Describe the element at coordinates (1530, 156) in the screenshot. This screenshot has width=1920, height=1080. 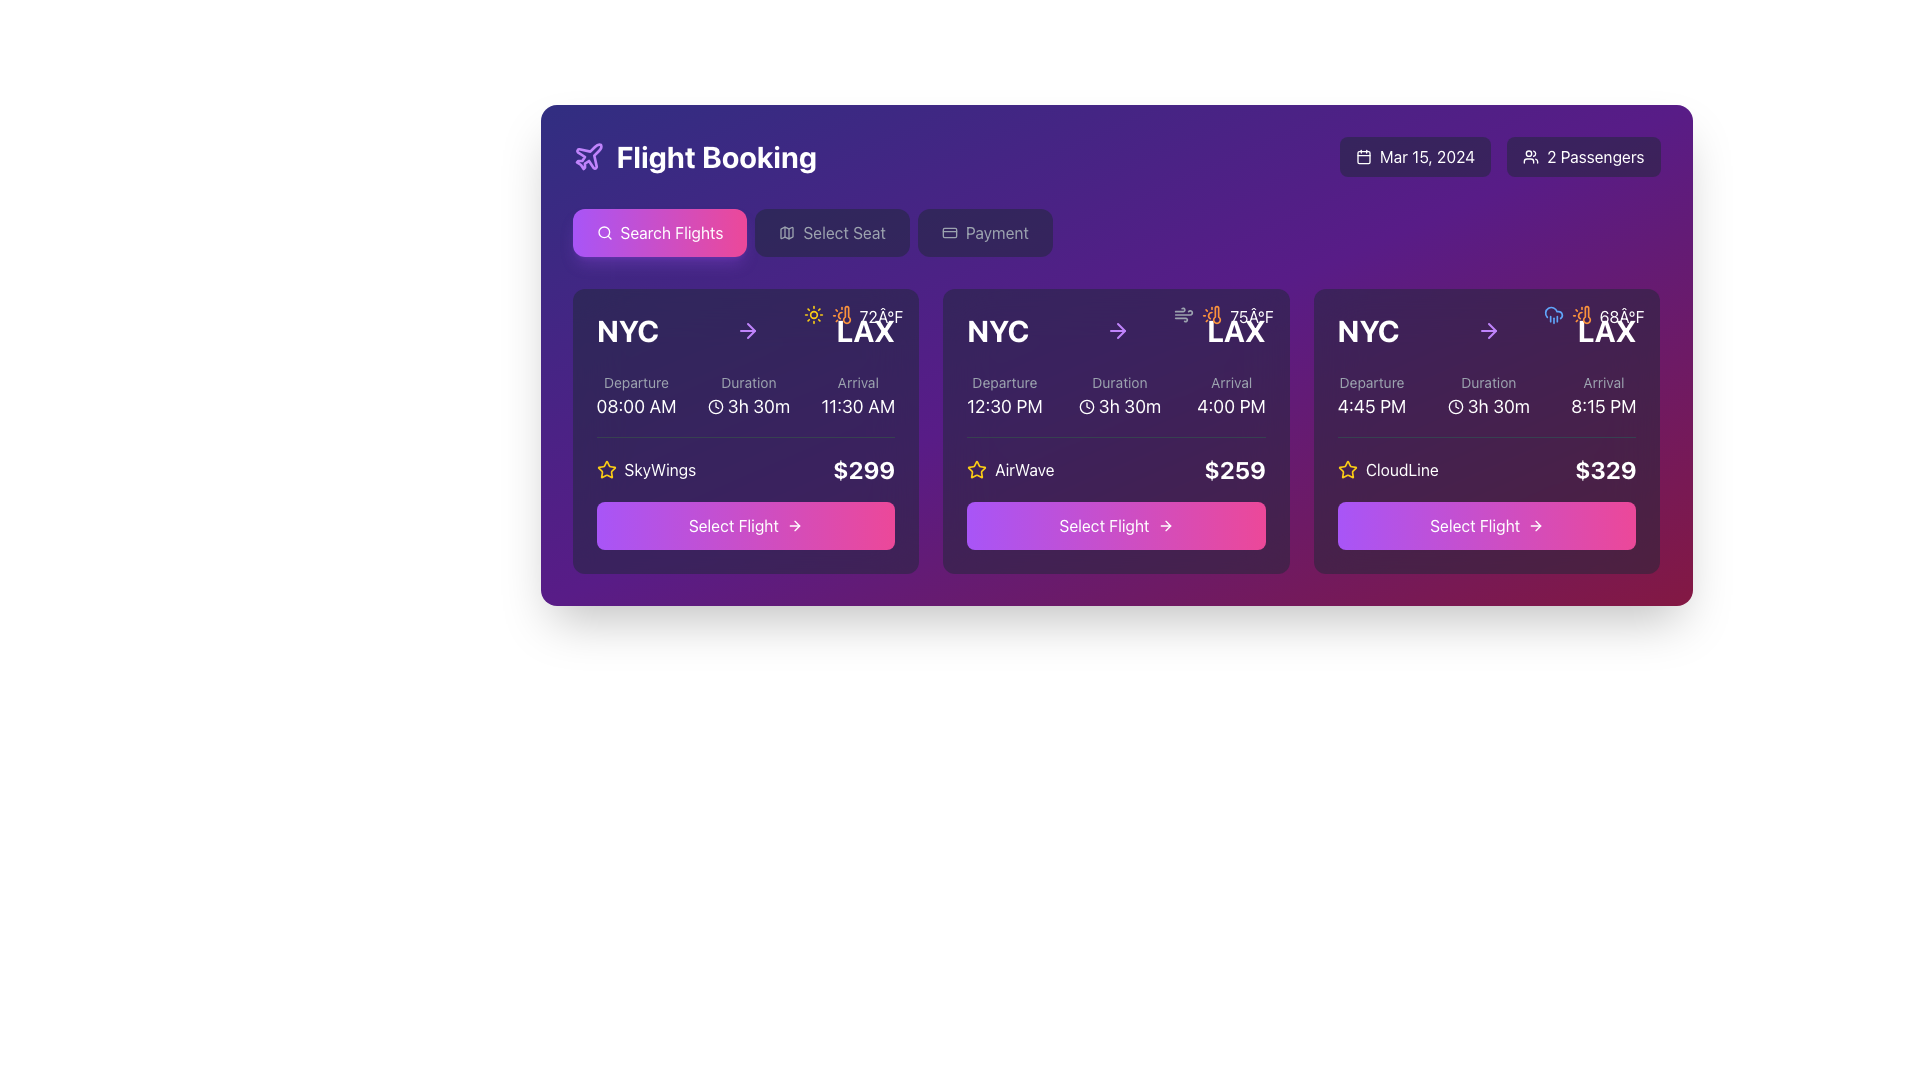
I see `the small user icon consisting of outlines of two human figures, located at the top-right corner of the interface, adjacent to the '2 Passengers' text` at that location.